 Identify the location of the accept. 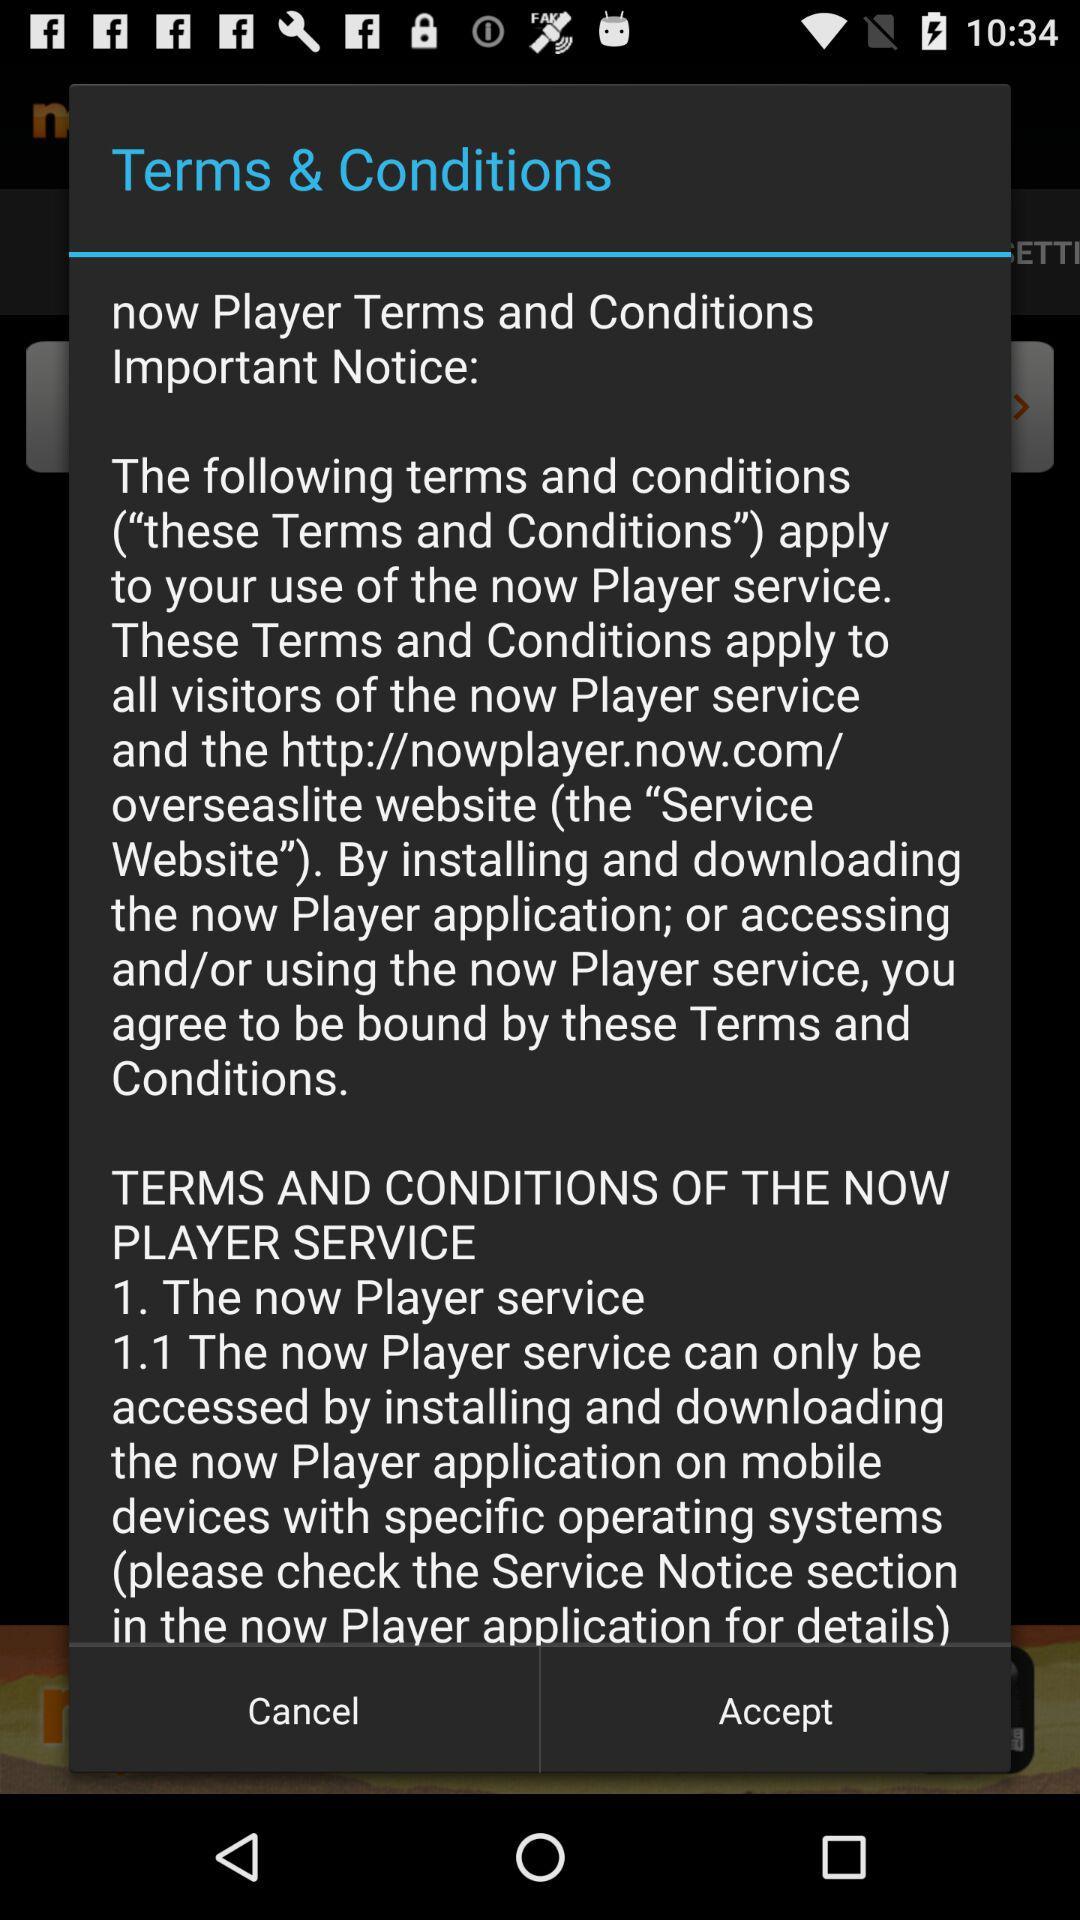
(774, 1708).